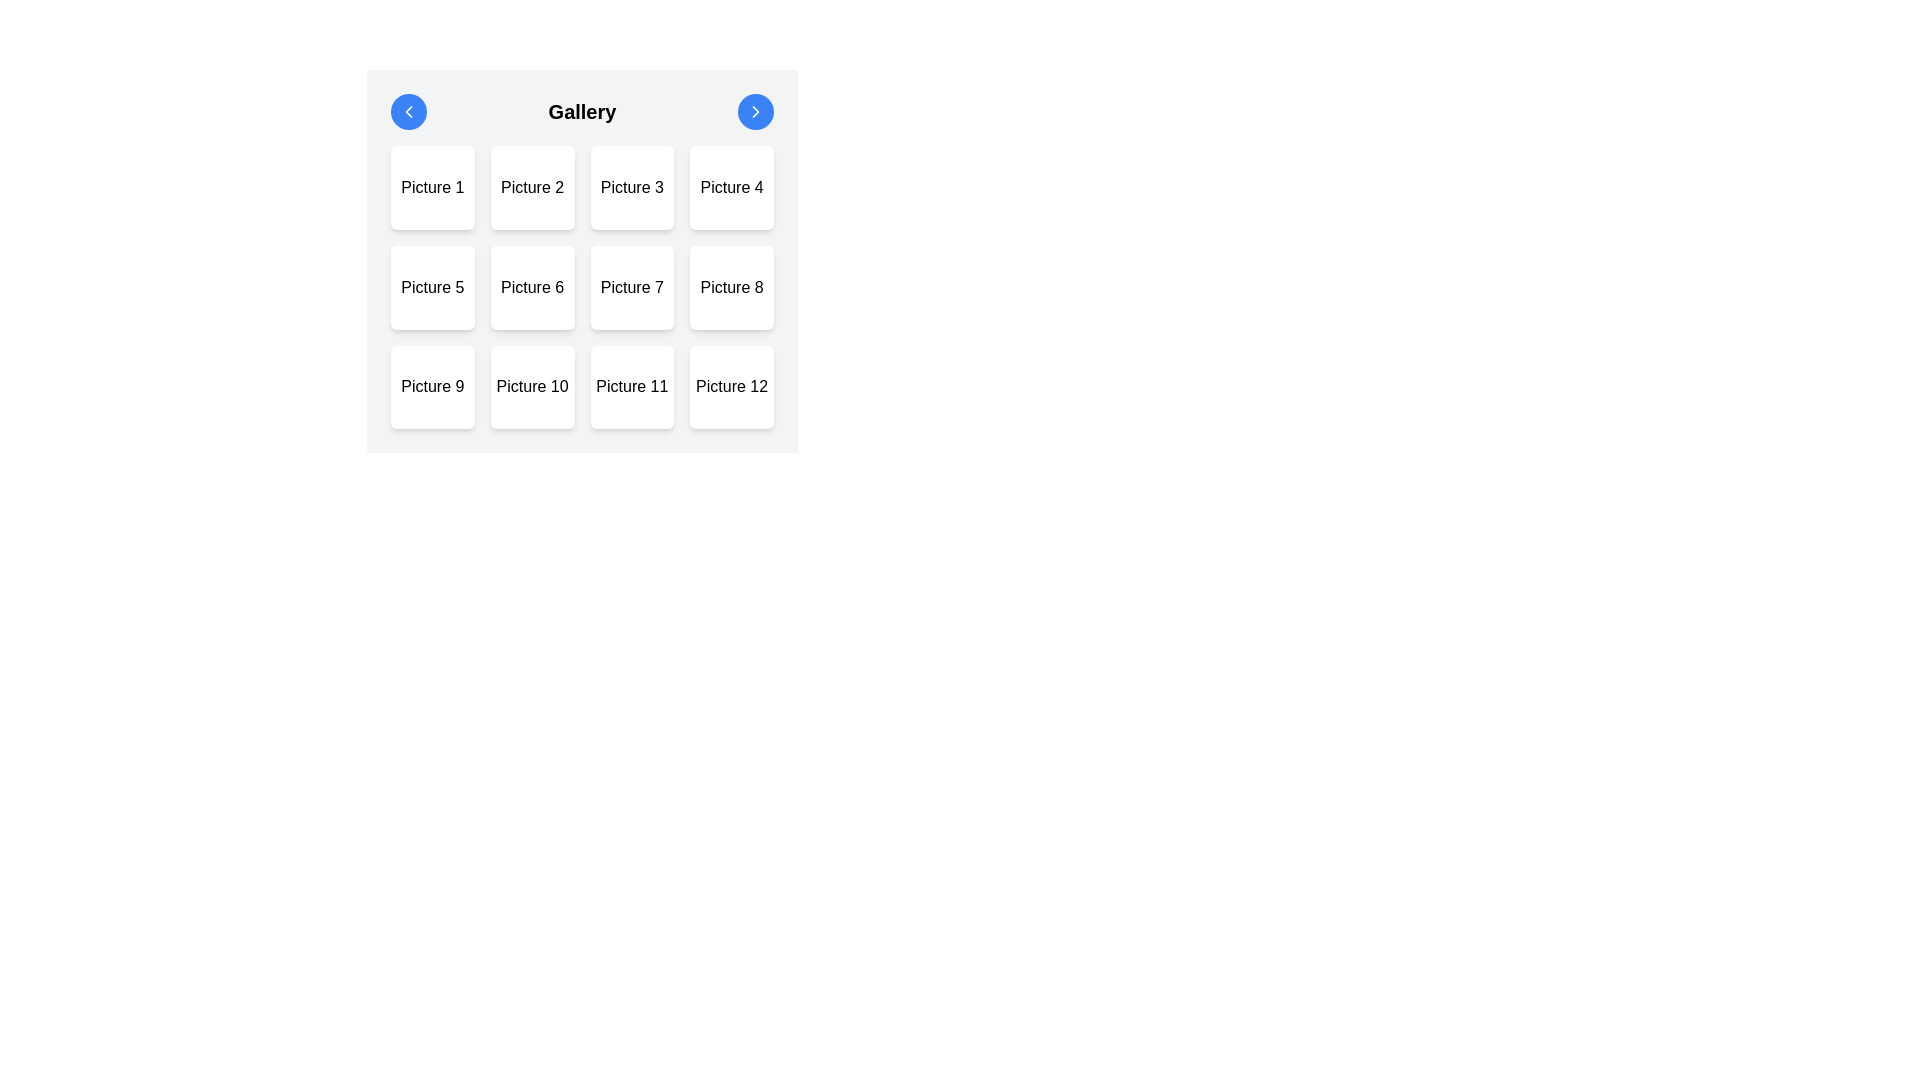 The height and width of the screenshot is (1080, 1920). What do you see at coordinates (431, 287) in the screenshot?
I see `the Button-like grid item labeled 'Picture 5', which is located in the second row and first column of a 4x3 grid layout` at bounding box center [431, 287].